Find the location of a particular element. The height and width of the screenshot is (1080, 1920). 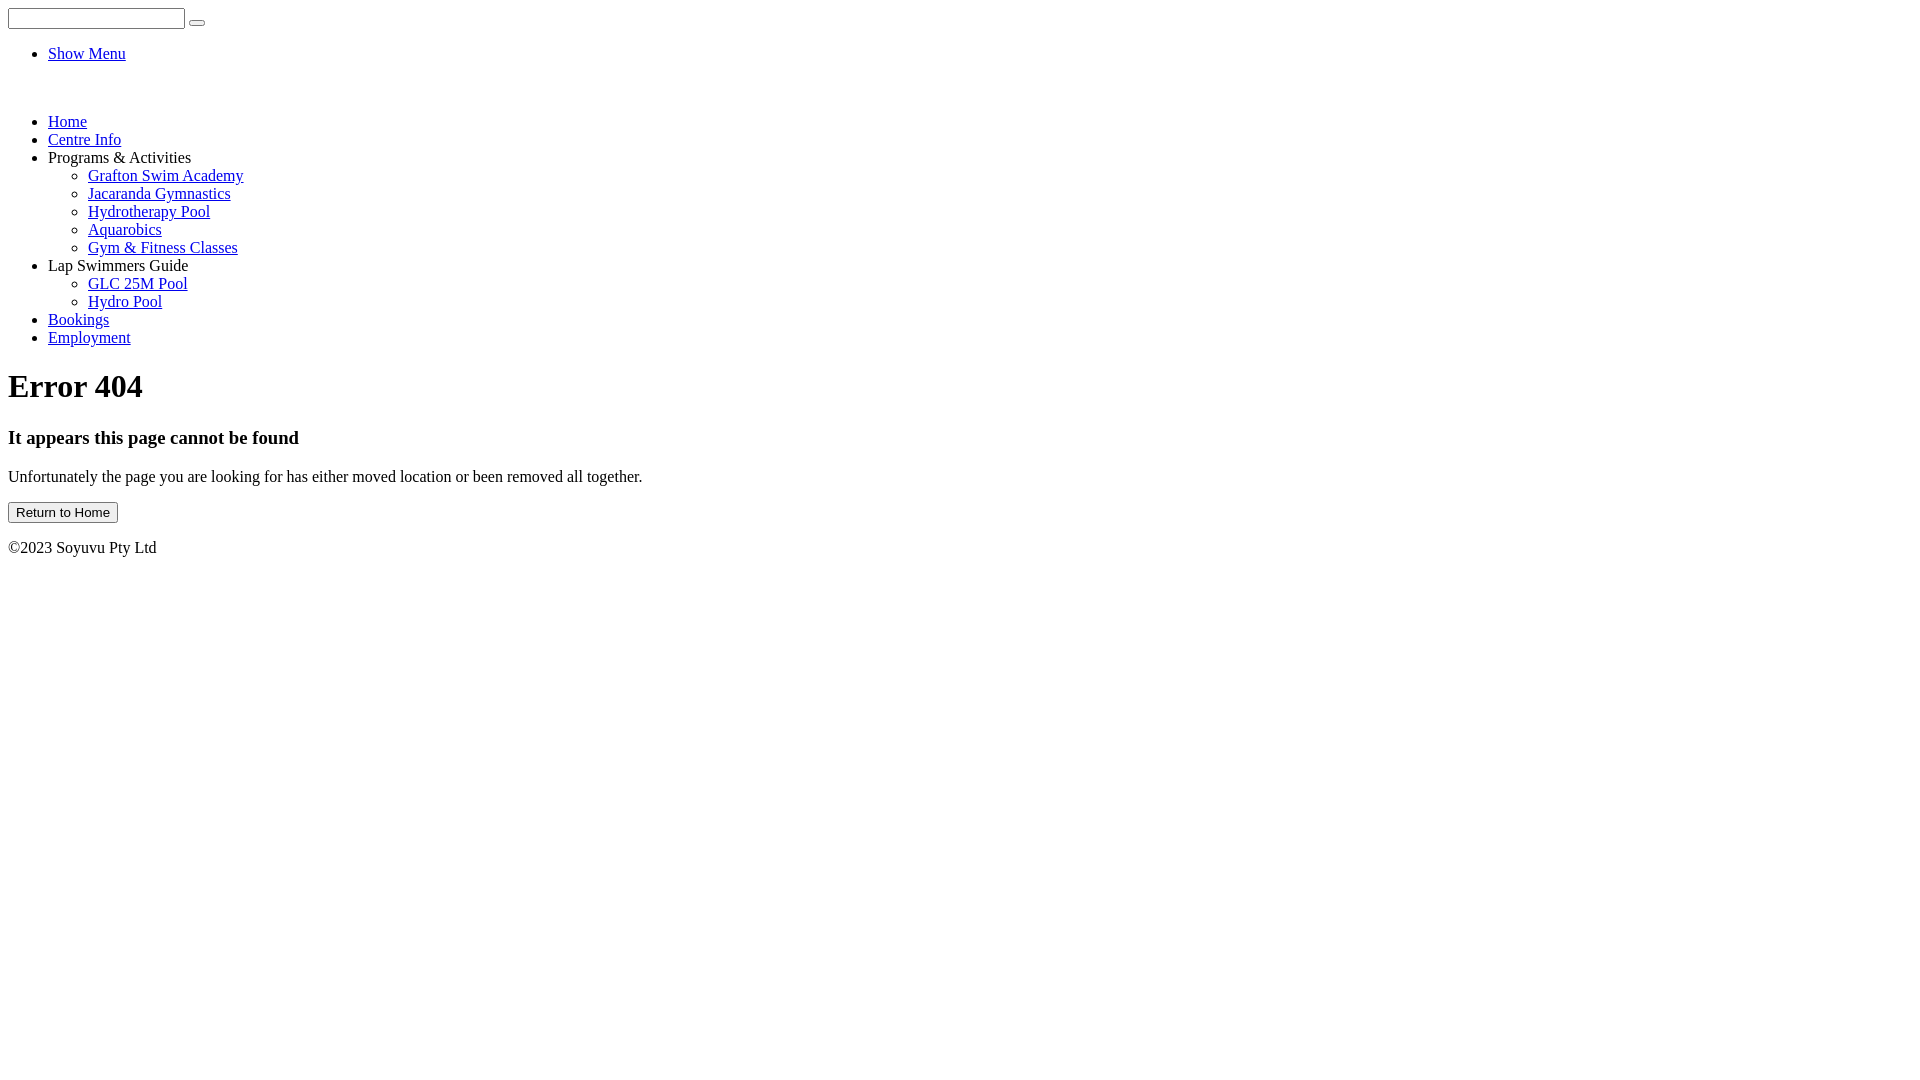

'Aquarobics' is located at coordinates (86, 228).